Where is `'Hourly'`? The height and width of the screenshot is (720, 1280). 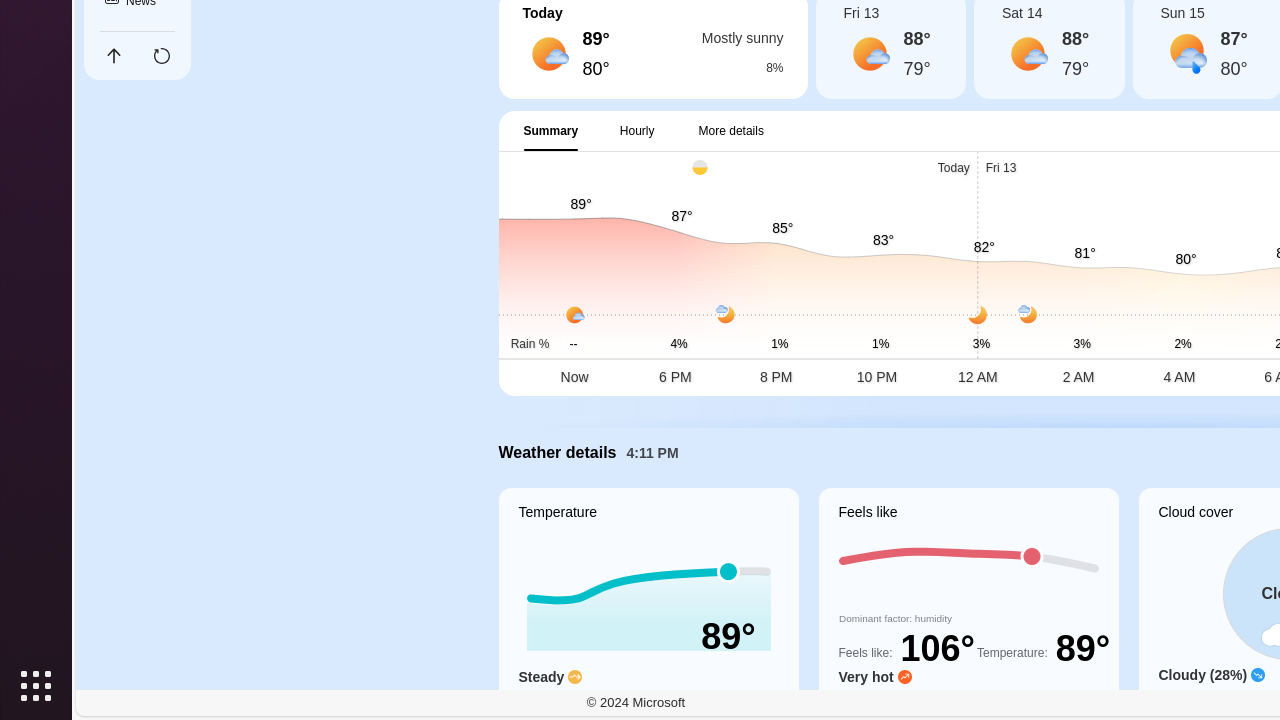
'Hourly' is located at coordinates (636, 130).